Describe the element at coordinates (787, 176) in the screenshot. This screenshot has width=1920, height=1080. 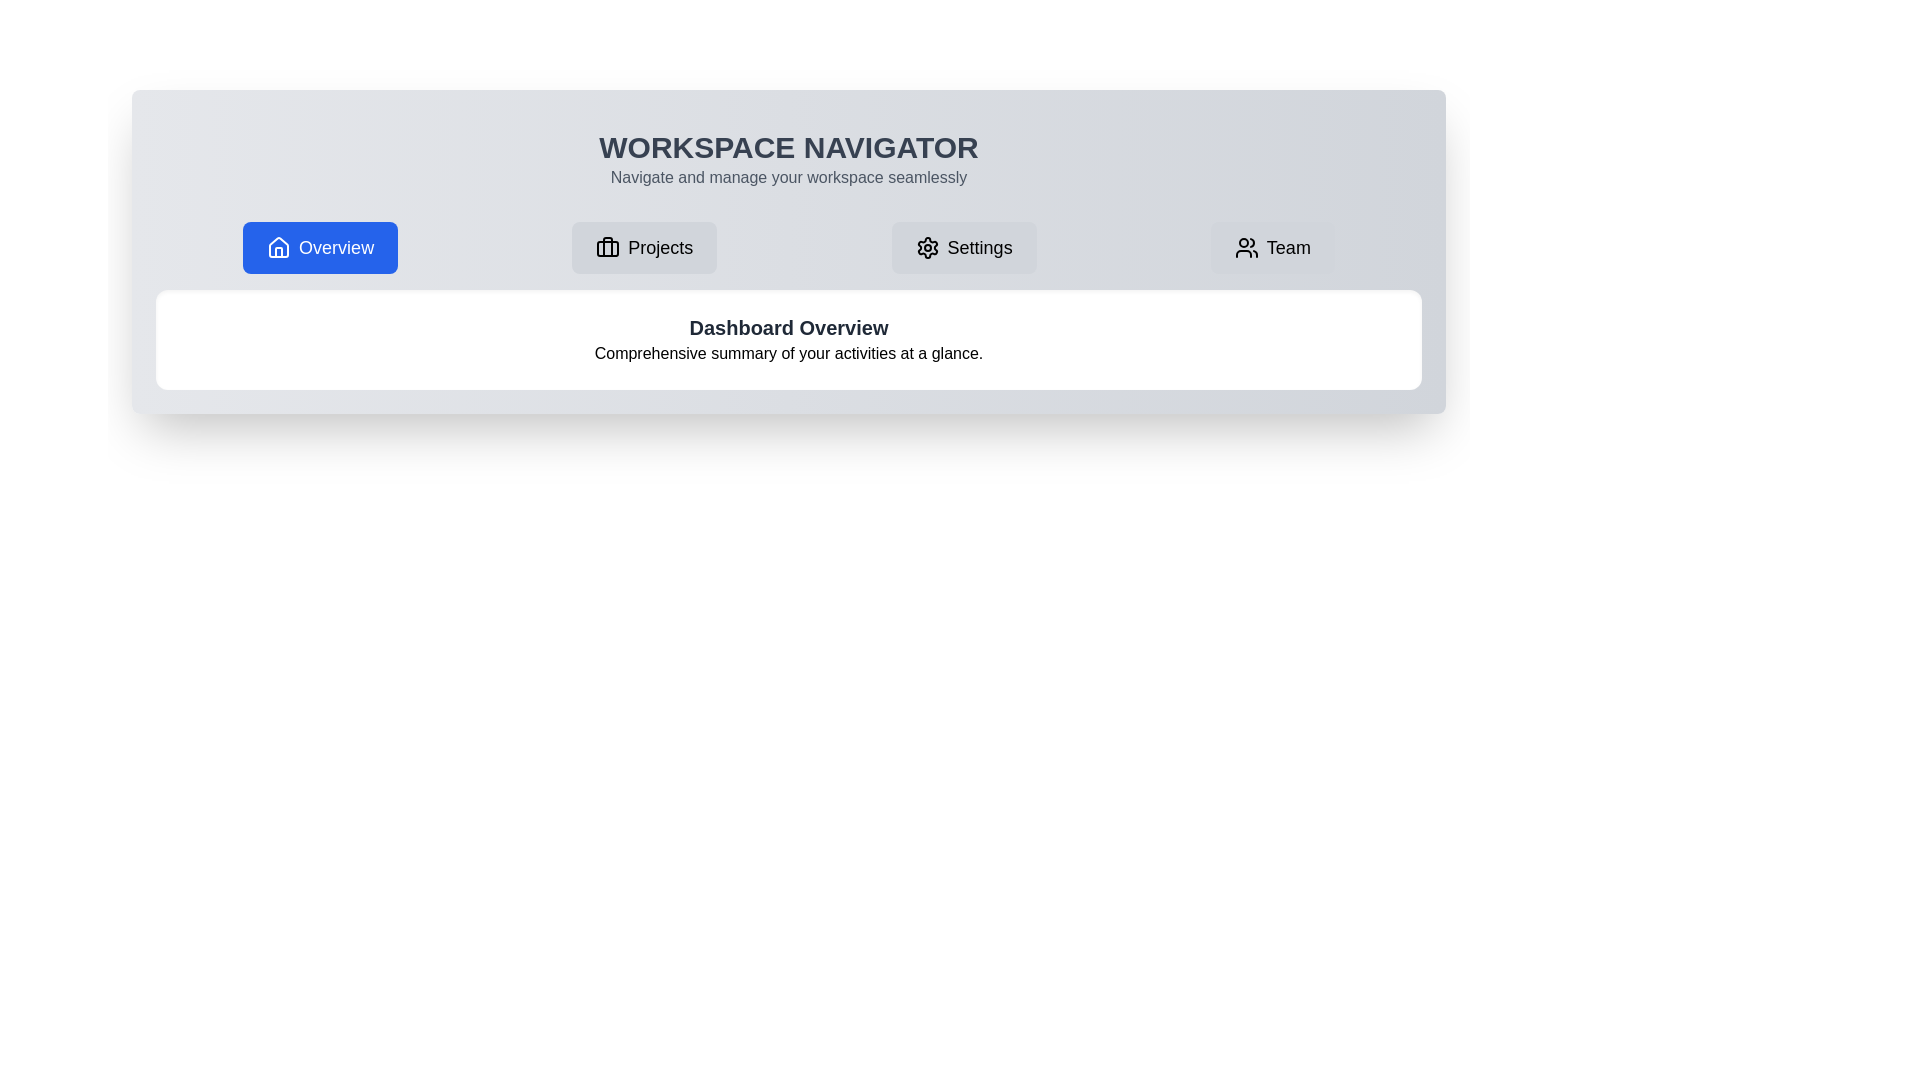
I see `the static text element located directly underneath the 'WORKSPACE NAVIGATOR' title, which serves as an informational subtitle for this section` at that location.